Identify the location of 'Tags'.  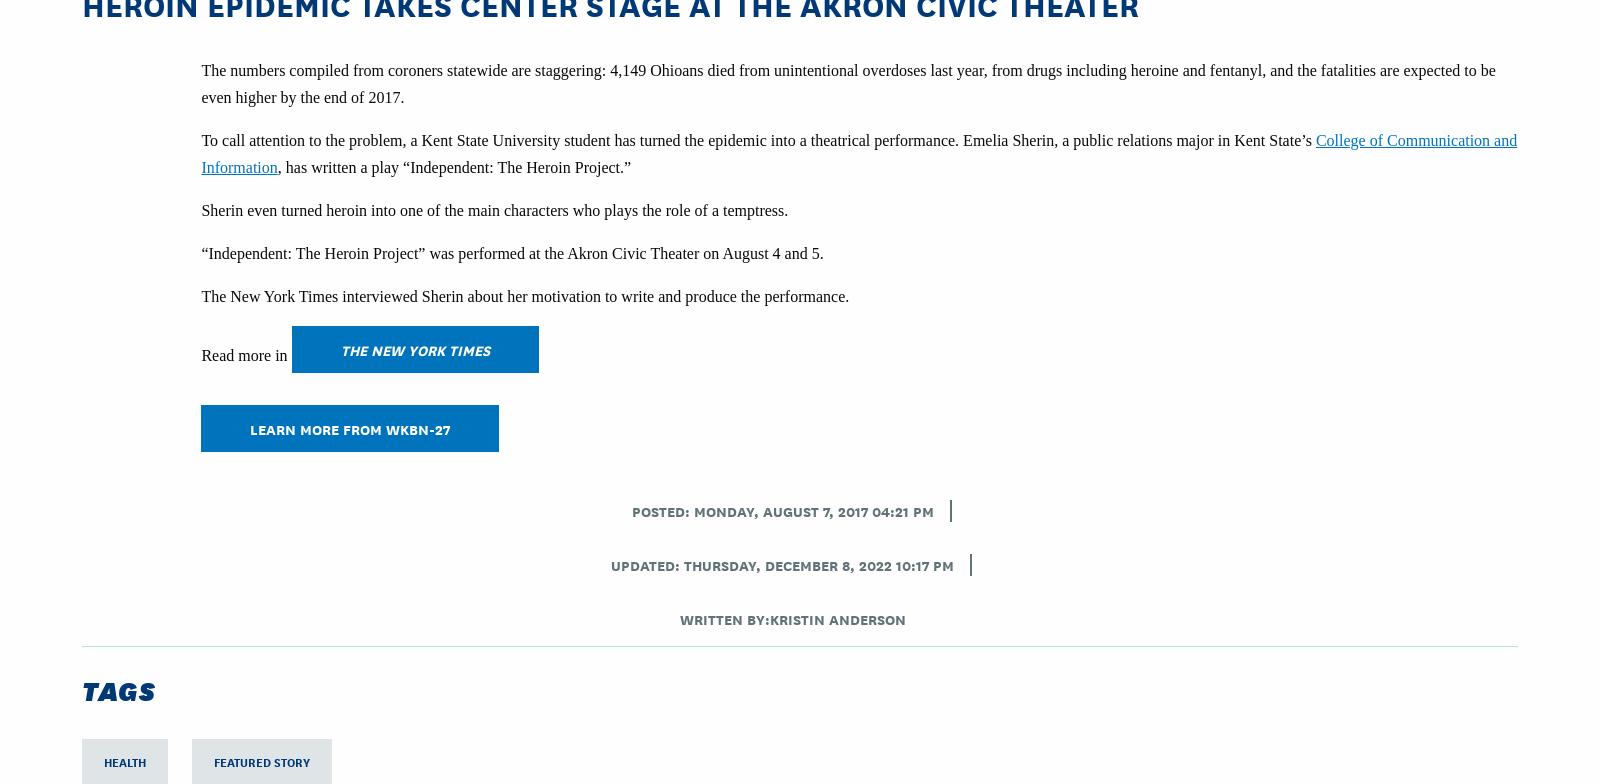
(118, 689).